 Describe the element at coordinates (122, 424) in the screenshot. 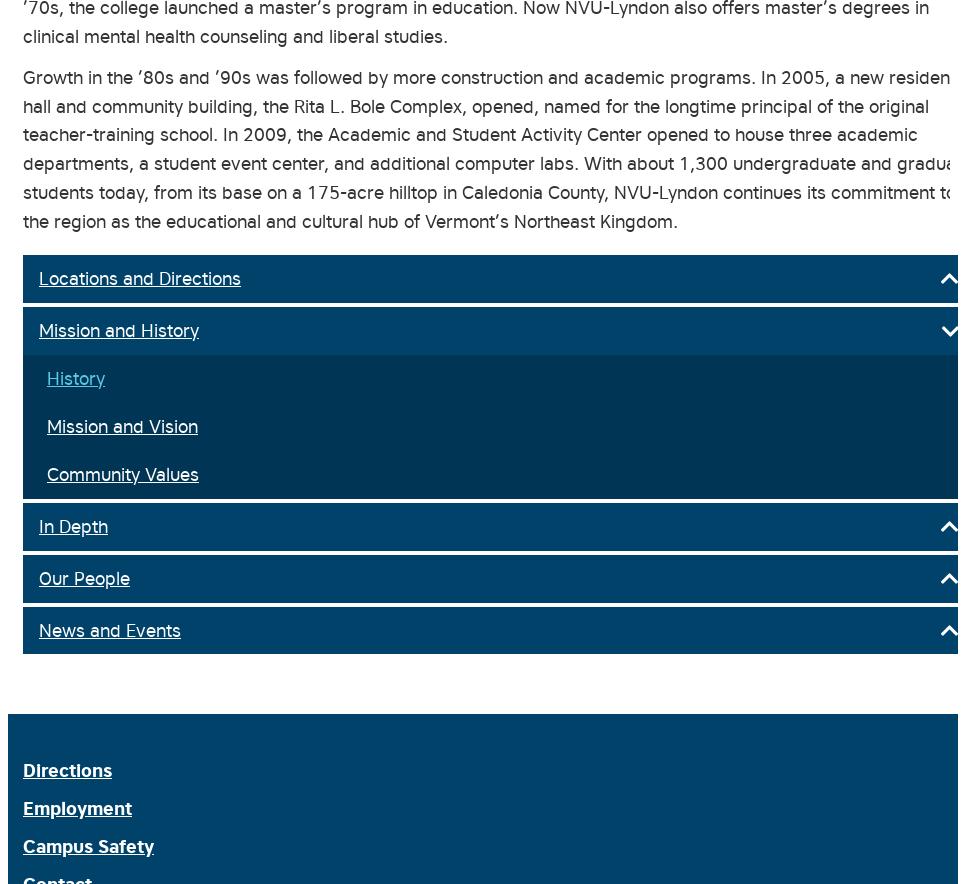

I see `'Mission and Vision'` at that location.